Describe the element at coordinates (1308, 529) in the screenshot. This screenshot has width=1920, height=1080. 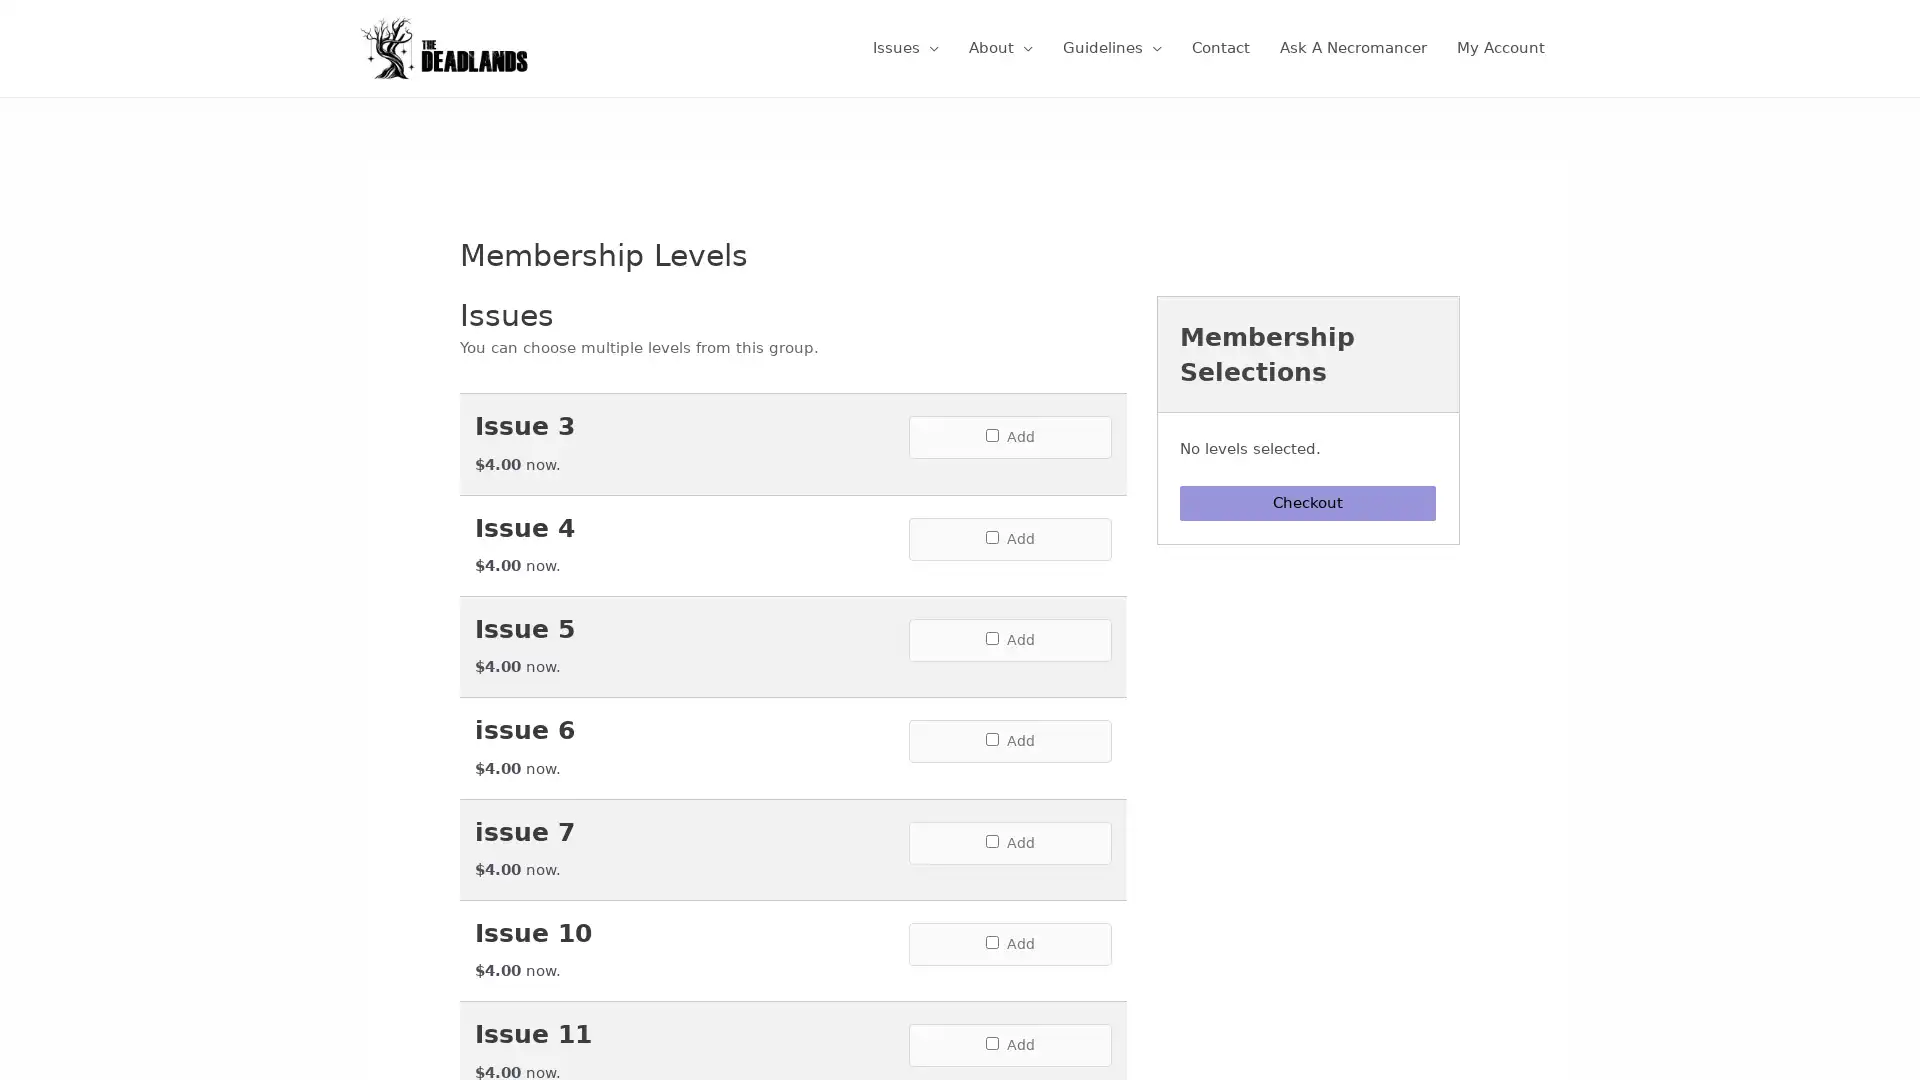
I see `Checkout` at that location.